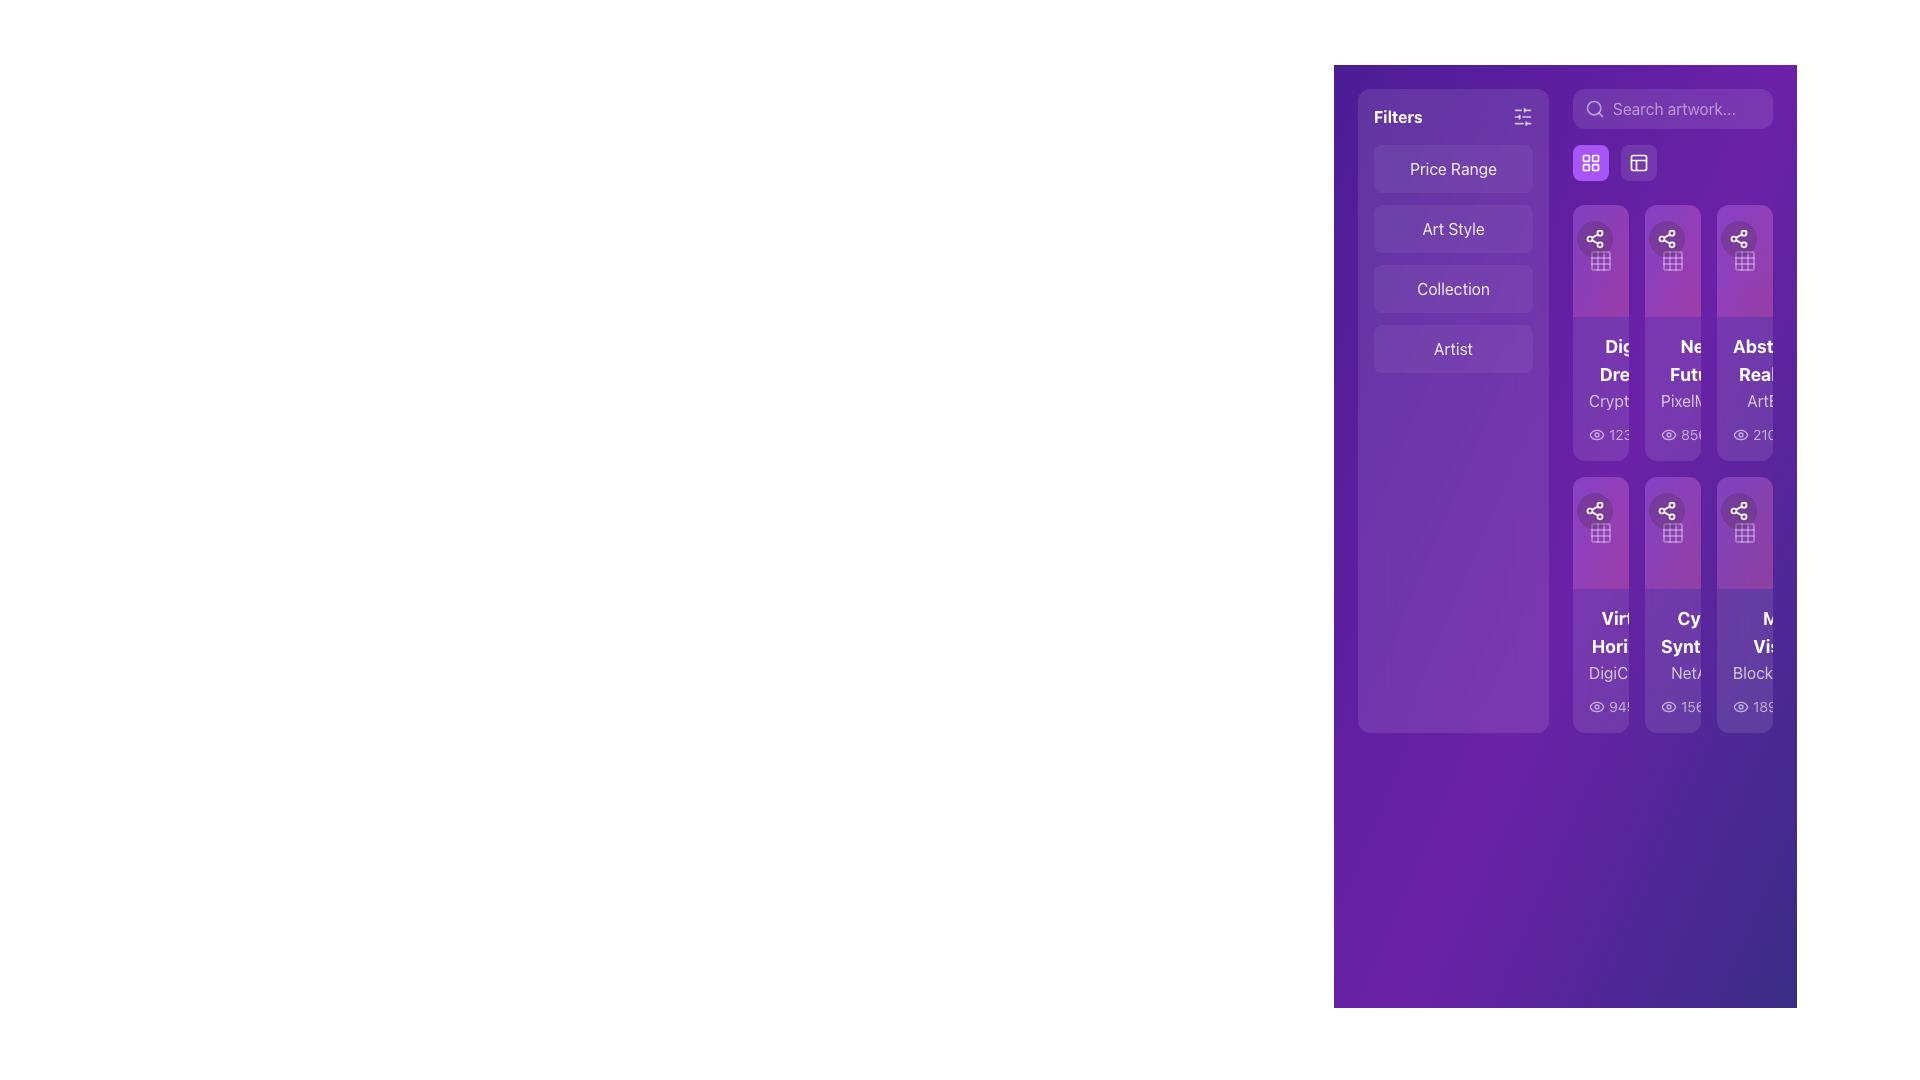 The height and width of the screenshot is (1080, 1920). I want to click on the visibility indicator icon located in the same row as the item titled 'Cyber Synth', positioned to the left of the text '1567', so click(1669, 705).